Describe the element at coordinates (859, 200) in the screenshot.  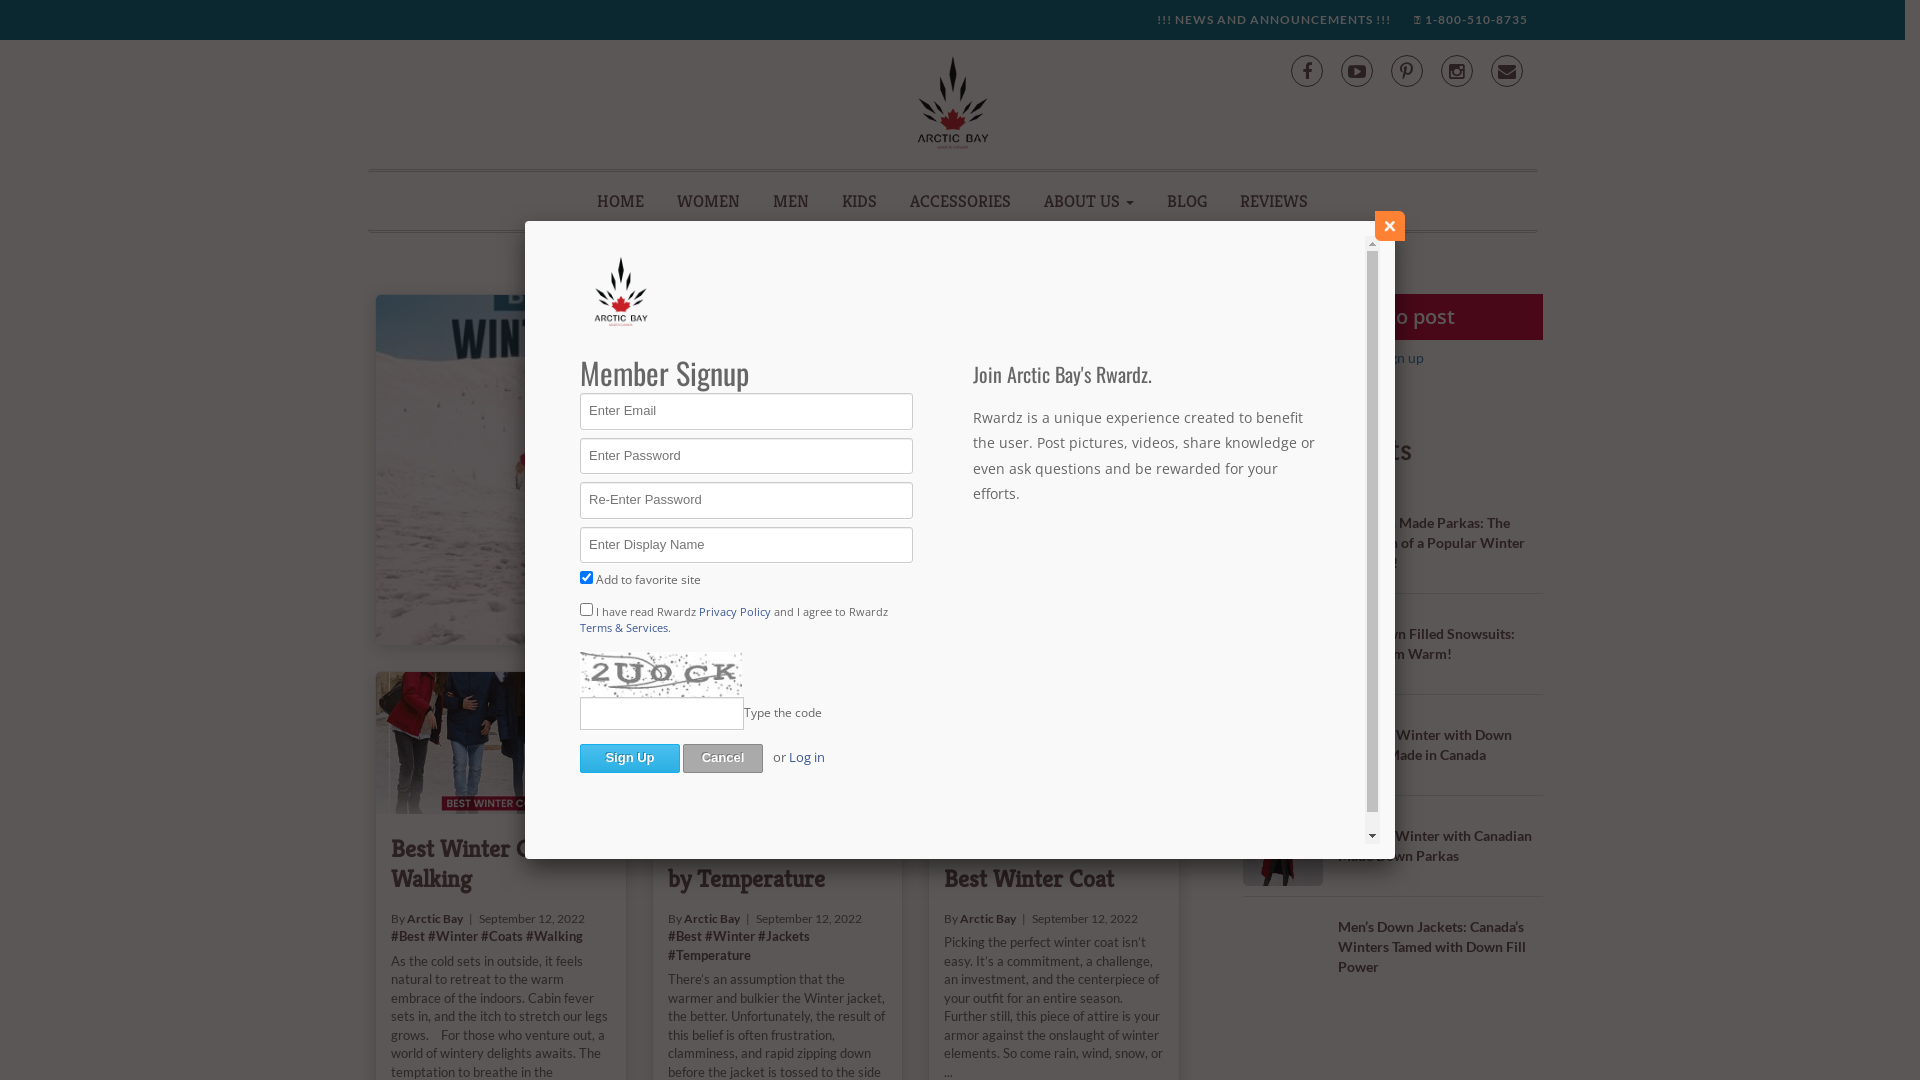
I see `'KIDS'` at that location.